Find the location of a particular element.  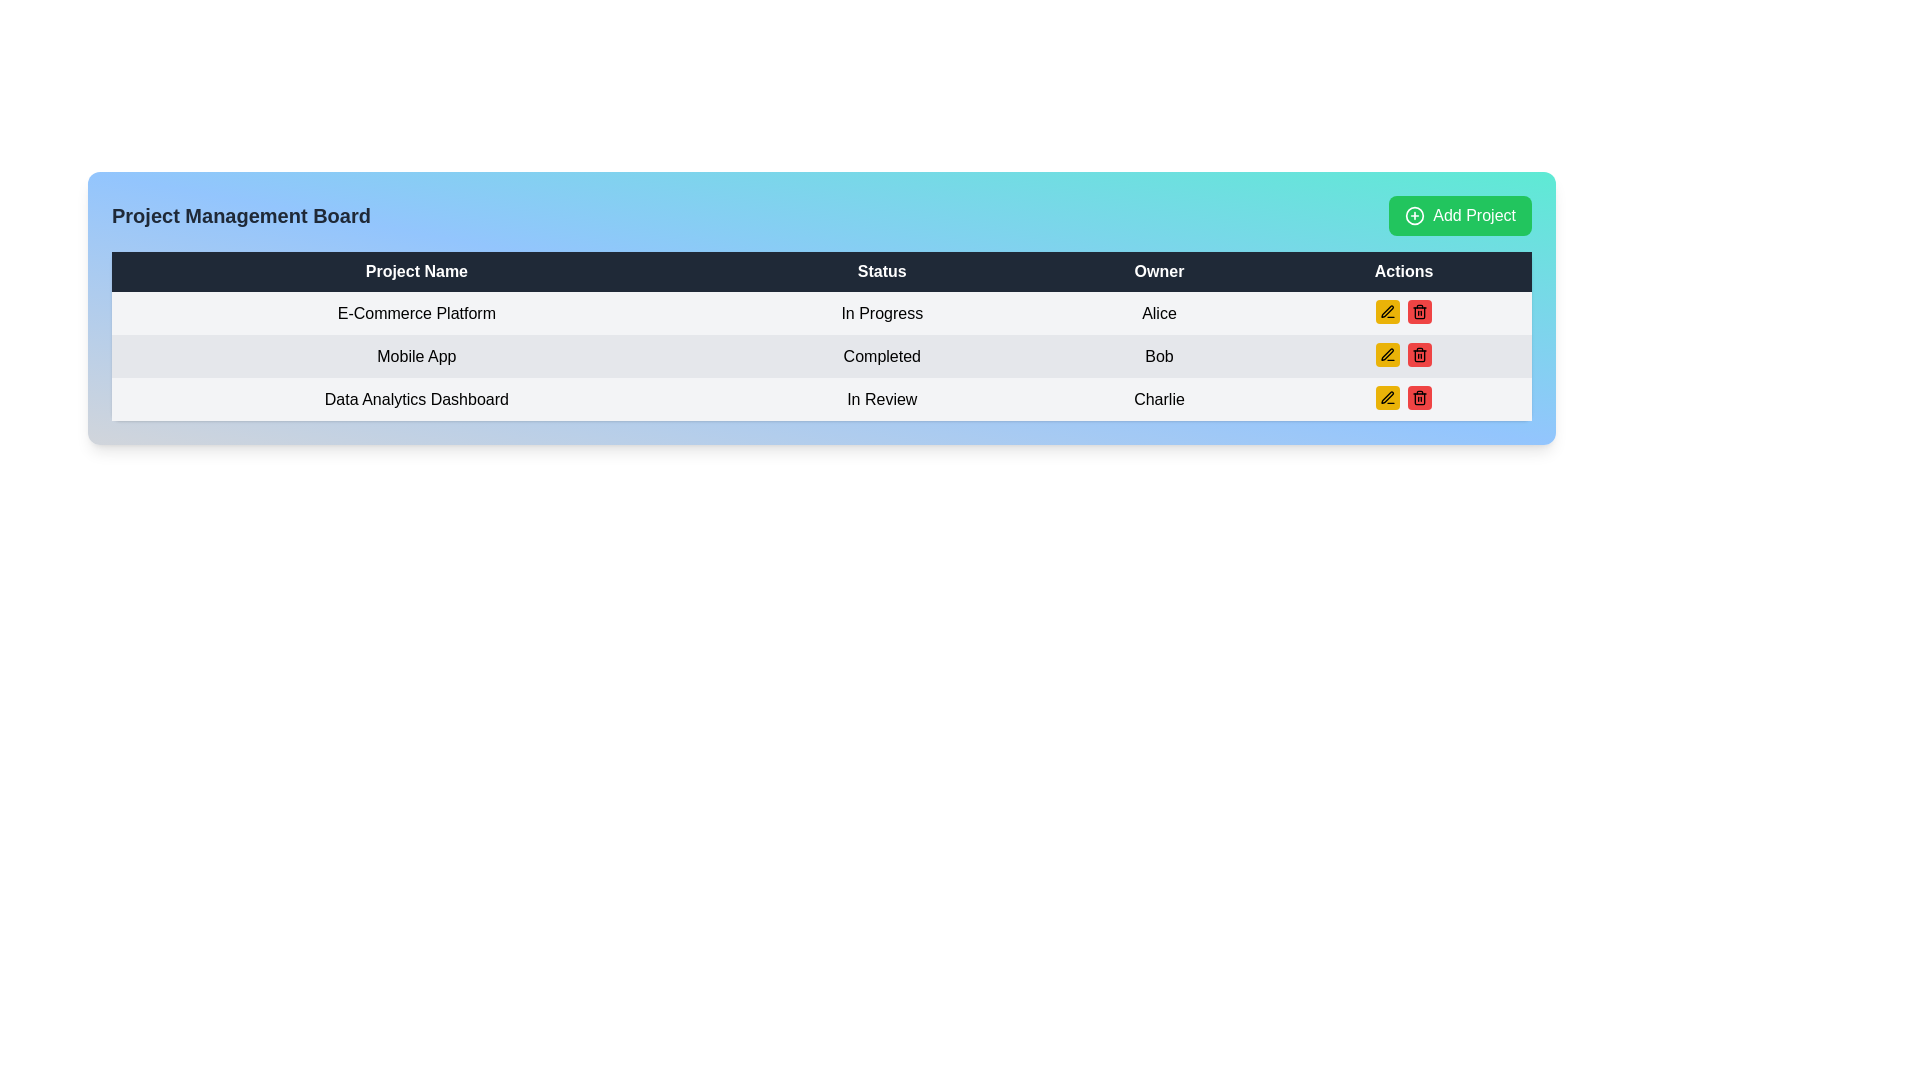

the 'Owner' column header in the table, which is the third column header located between 'Status' and 'Actions' is located at coordinates (1159, 272).